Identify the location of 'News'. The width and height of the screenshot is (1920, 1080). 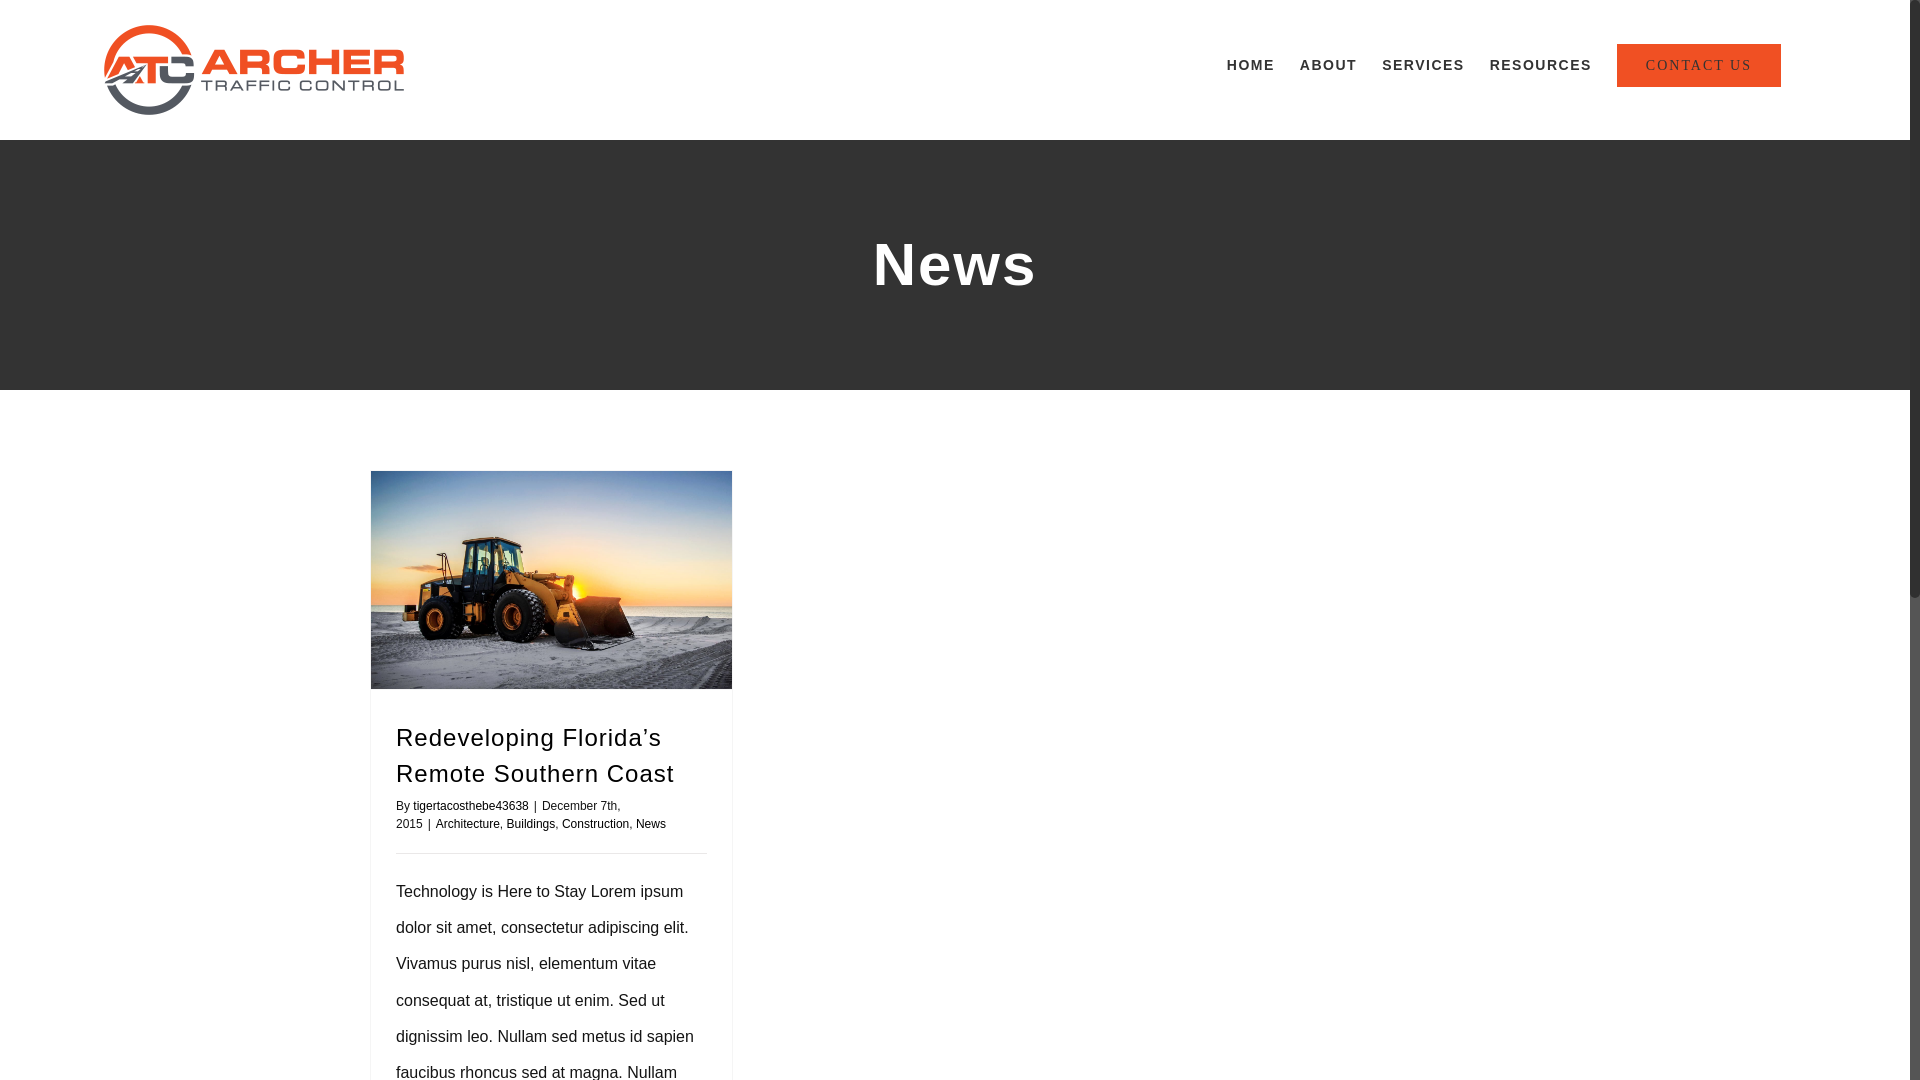
(651, 824).